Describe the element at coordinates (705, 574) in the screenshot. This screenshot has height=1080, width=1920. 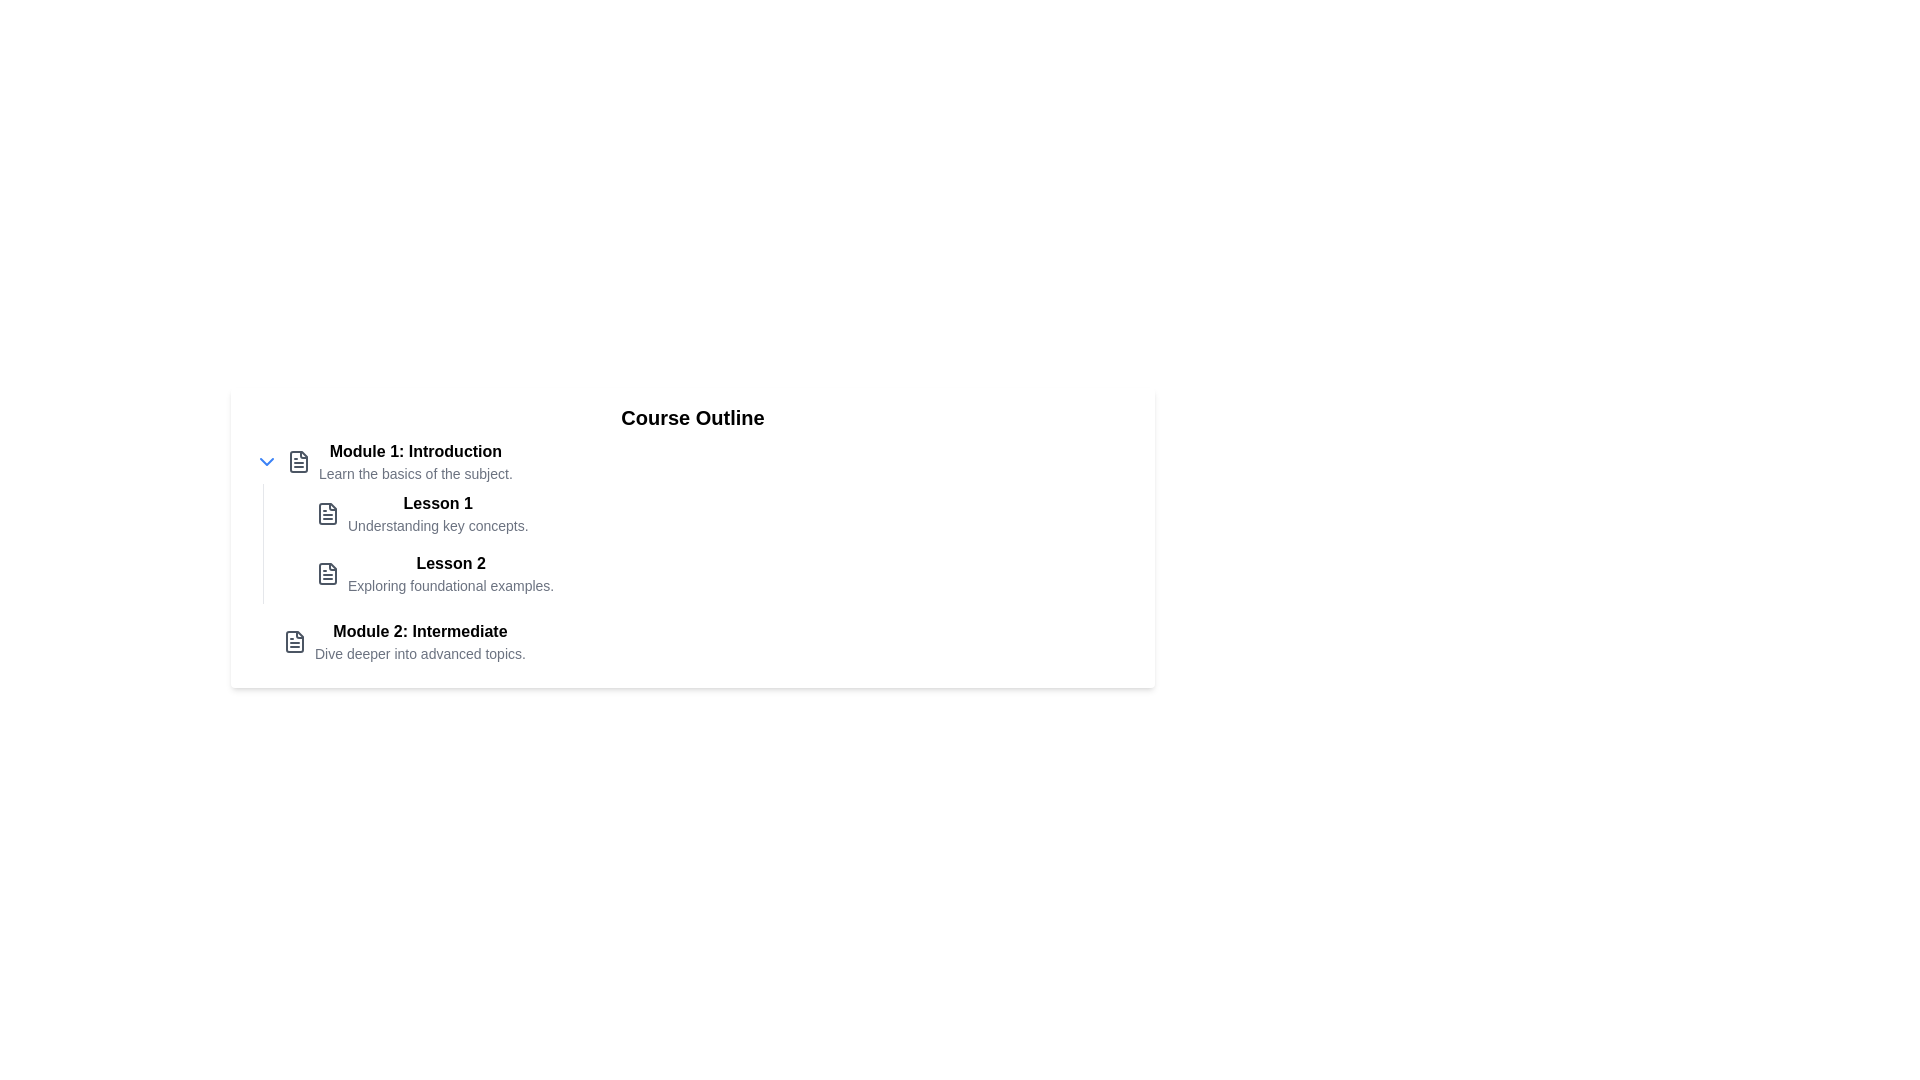
I see `the List item titled 'Lesson 2' with the description 'Exploring foundational examples.'` at that location.